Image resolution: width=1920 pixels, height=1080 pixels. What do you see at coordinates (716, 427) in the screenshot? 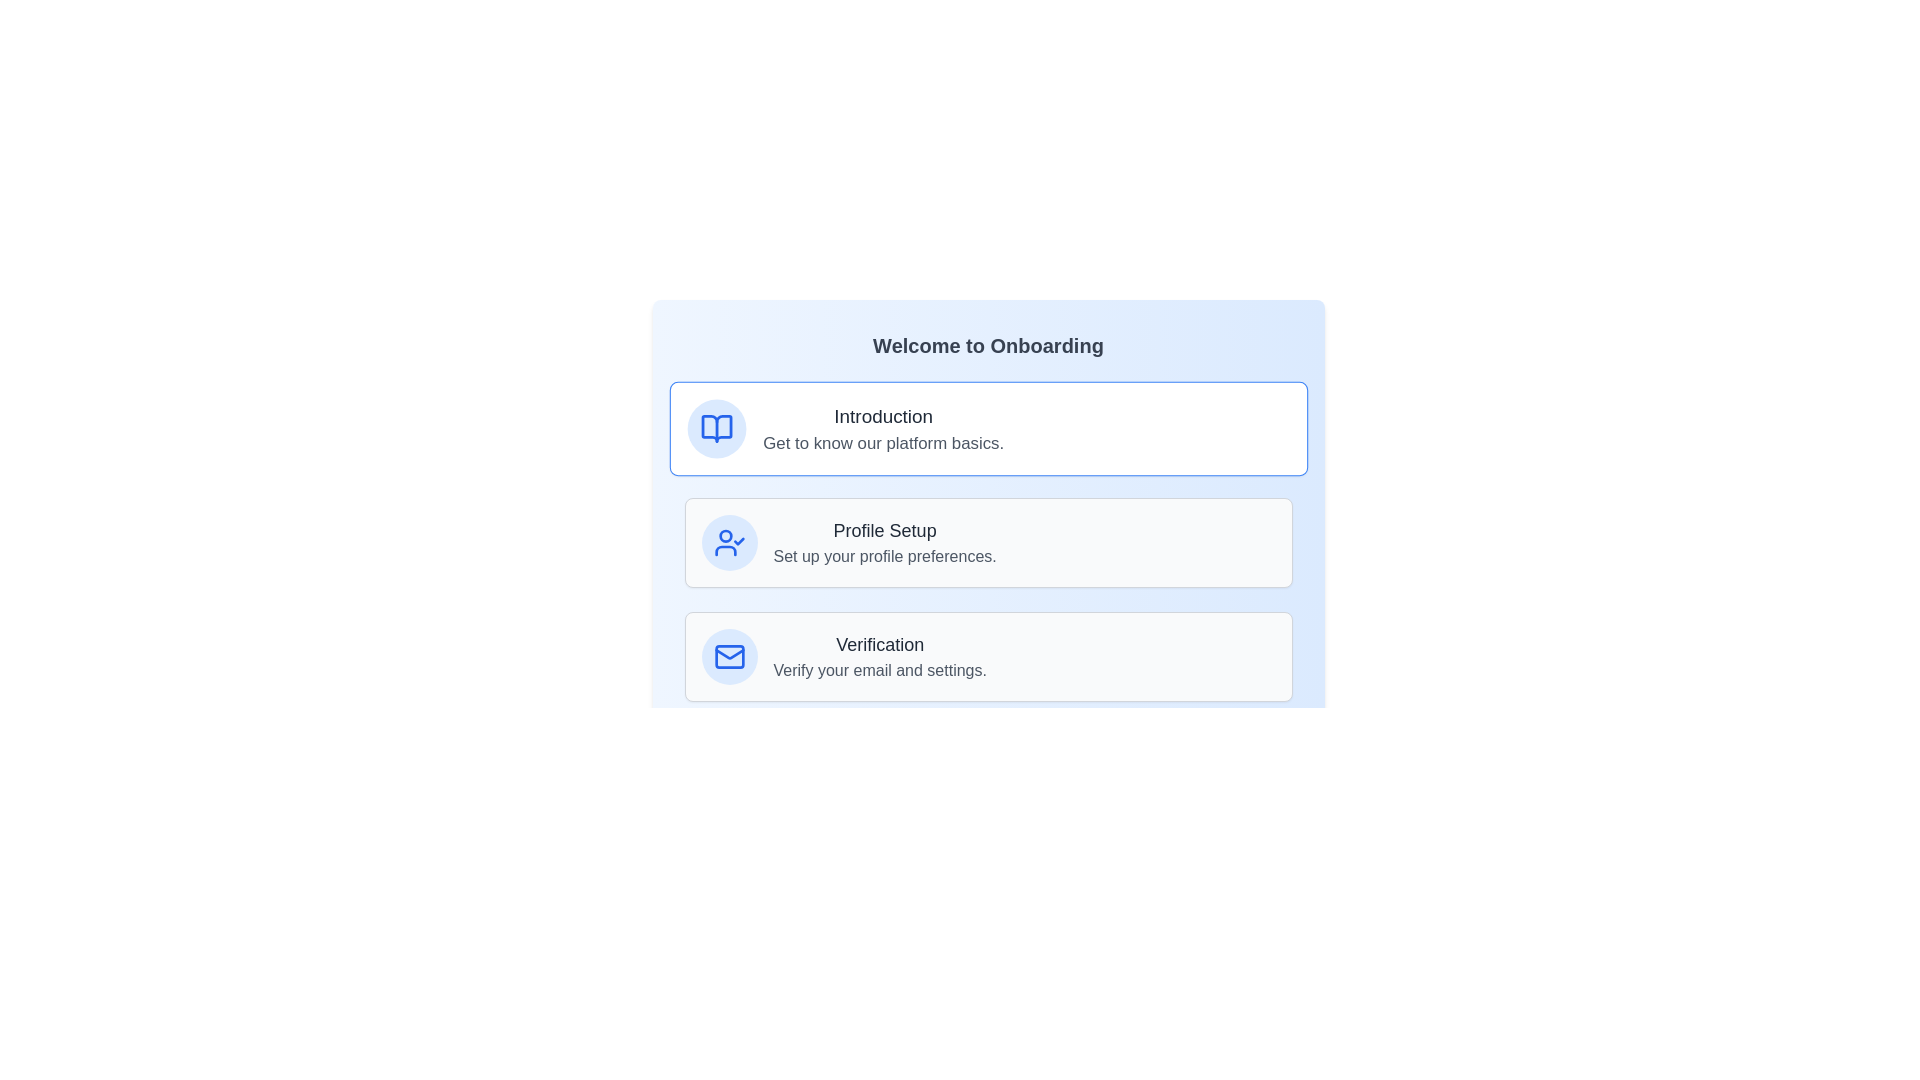
I see `the vector graphic icon representing the 'Introduction' step in the onboarding process, which is the leftmost element in its row adjacent to the text 'Introduction'` at bounding box center [716, 427].